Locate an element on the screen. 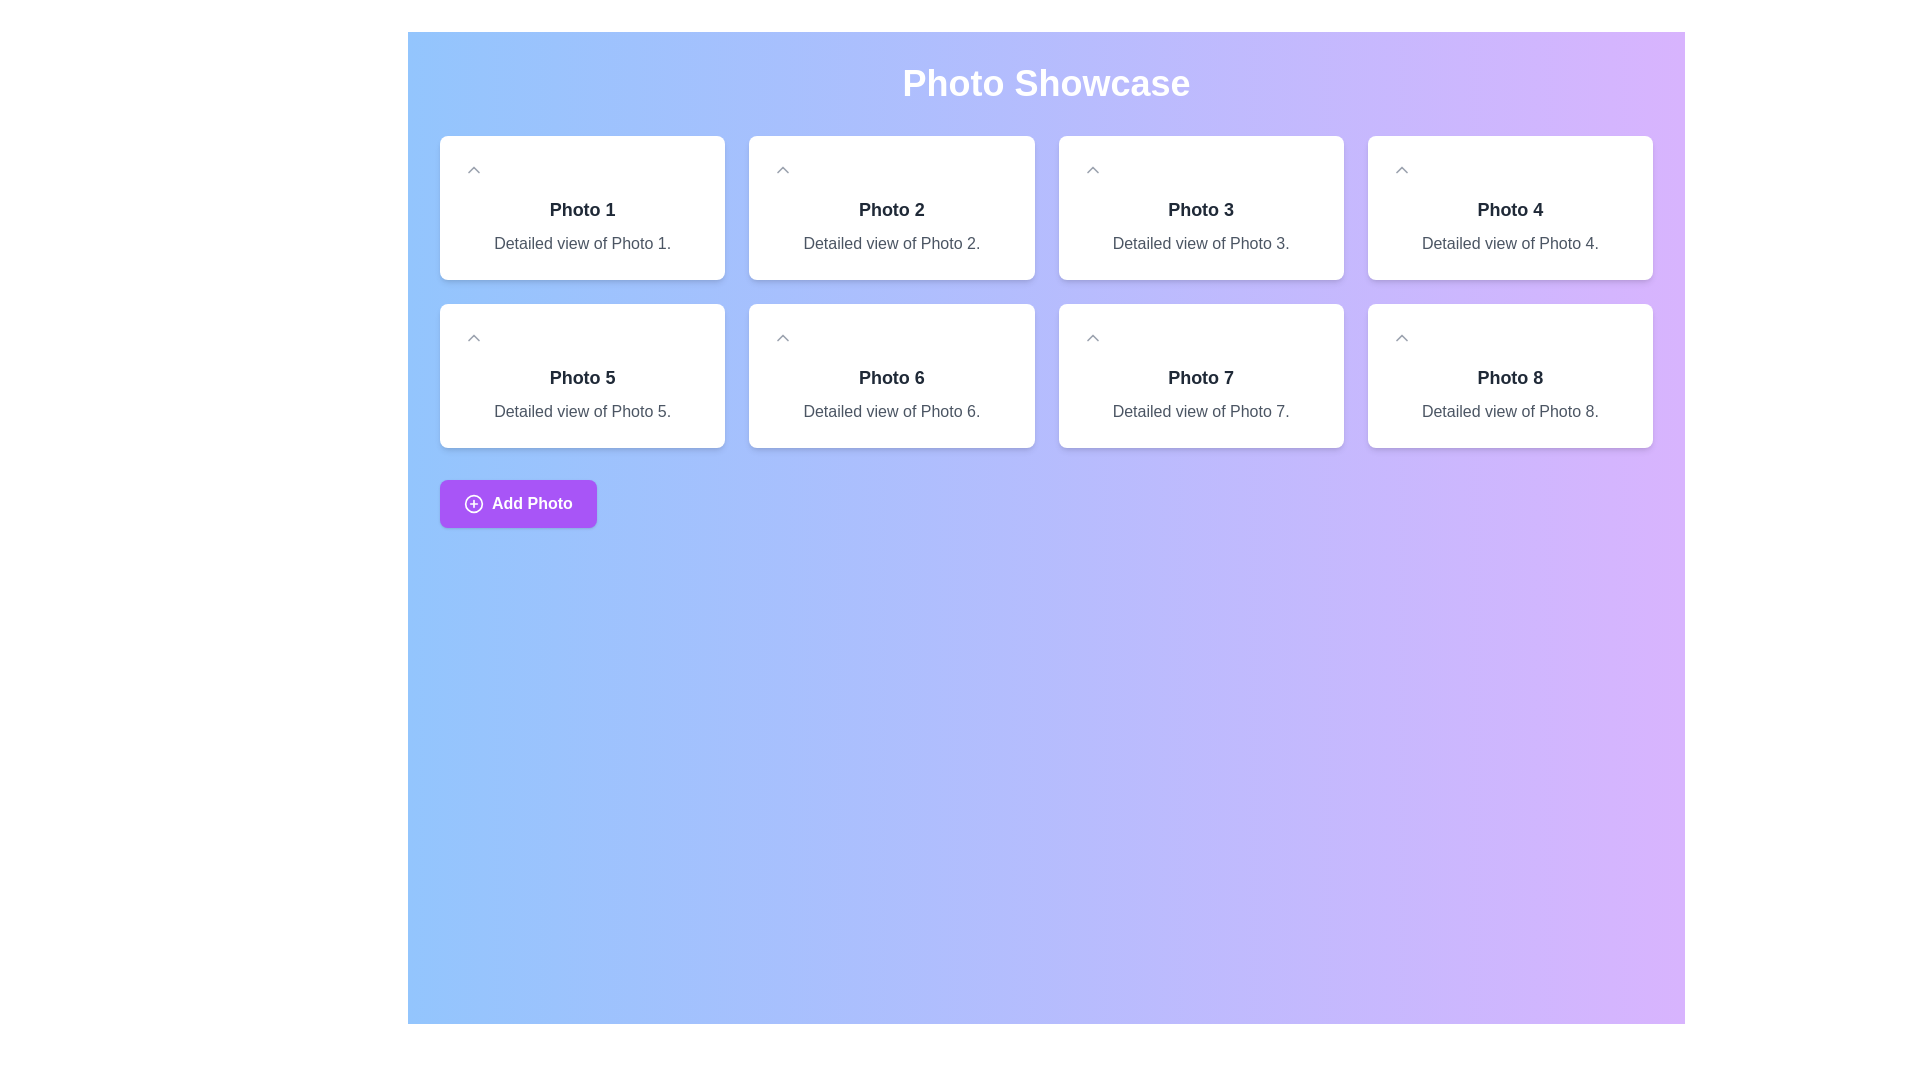  text content of the element styled in gray that states 'Detailed view of Photo 2', which is located below the title 'Photo 2' in the second card of a grid layout is located at coordinates (890, 242).